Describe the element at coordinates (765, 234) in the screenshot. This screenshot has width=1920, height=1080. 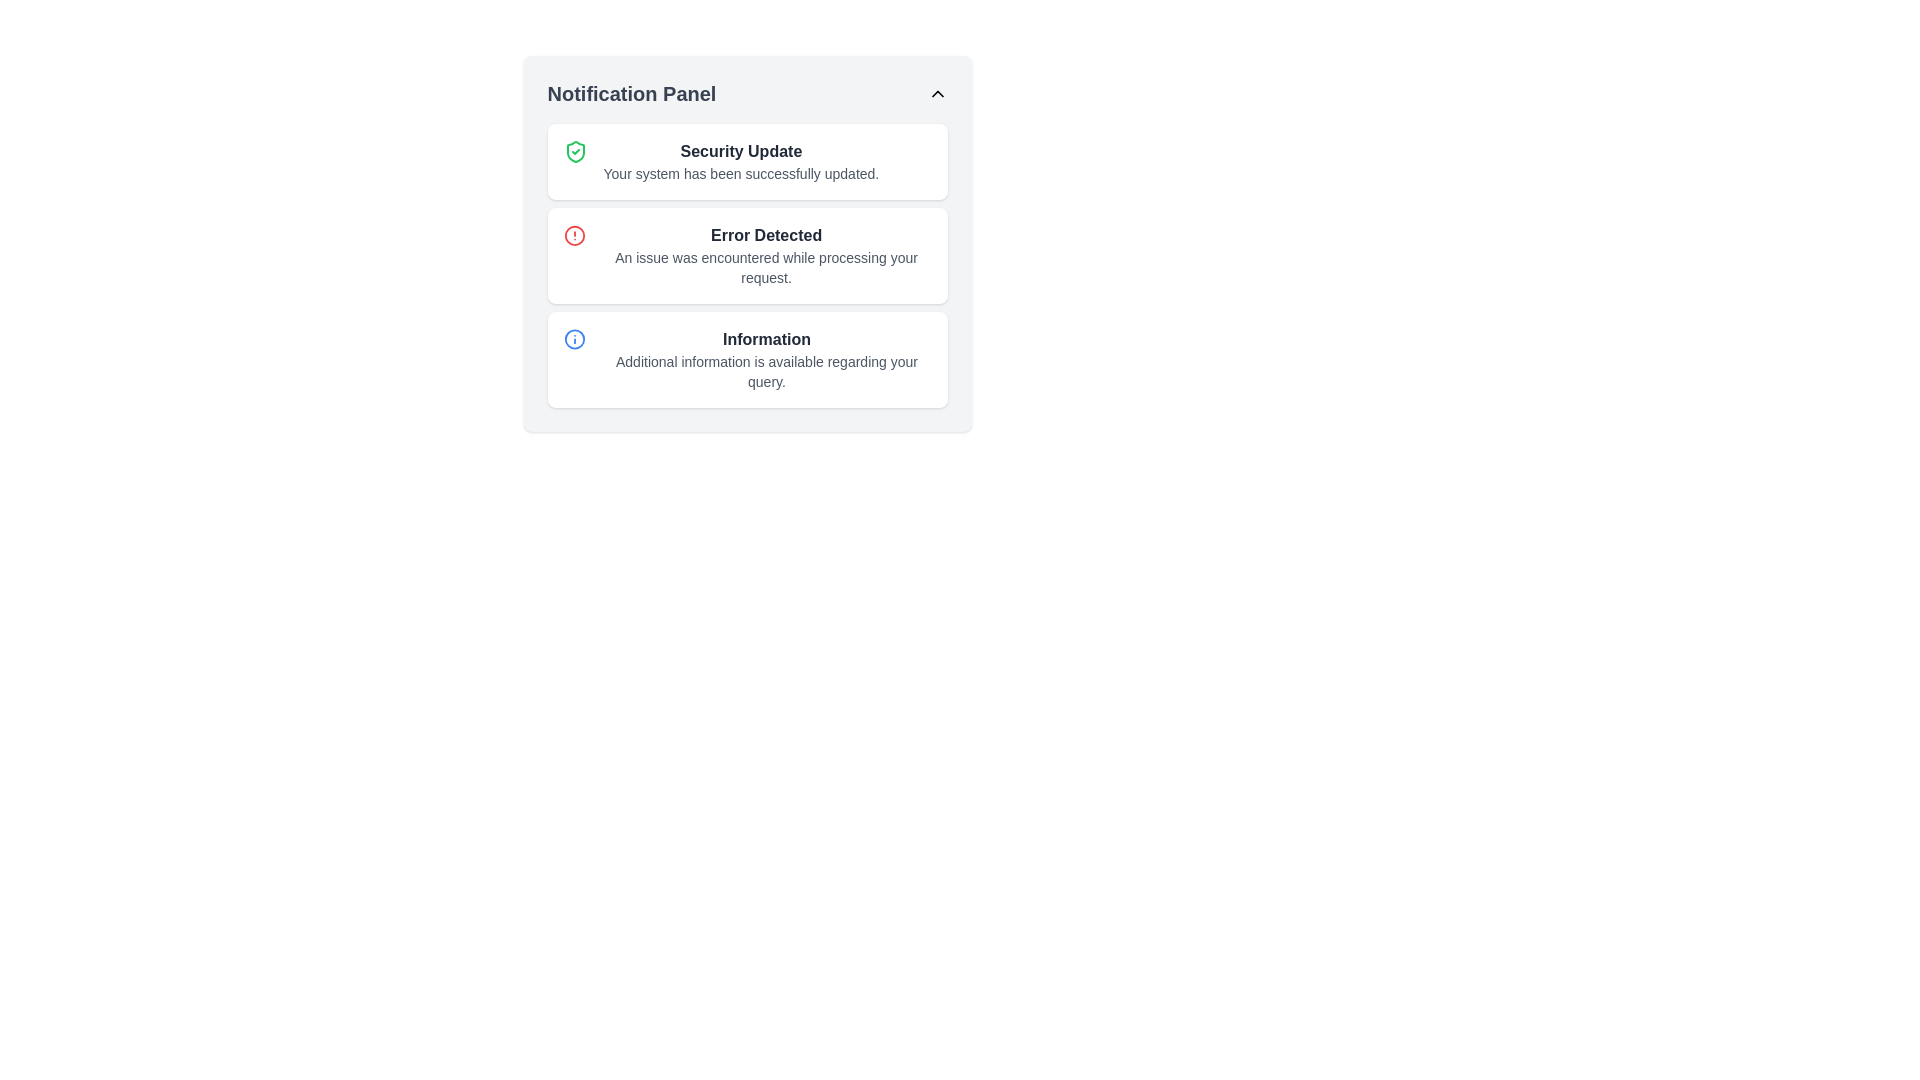
I see `text content of the bold 'Error Detected' label located in the notification panel under 'Security Update'` at that location.